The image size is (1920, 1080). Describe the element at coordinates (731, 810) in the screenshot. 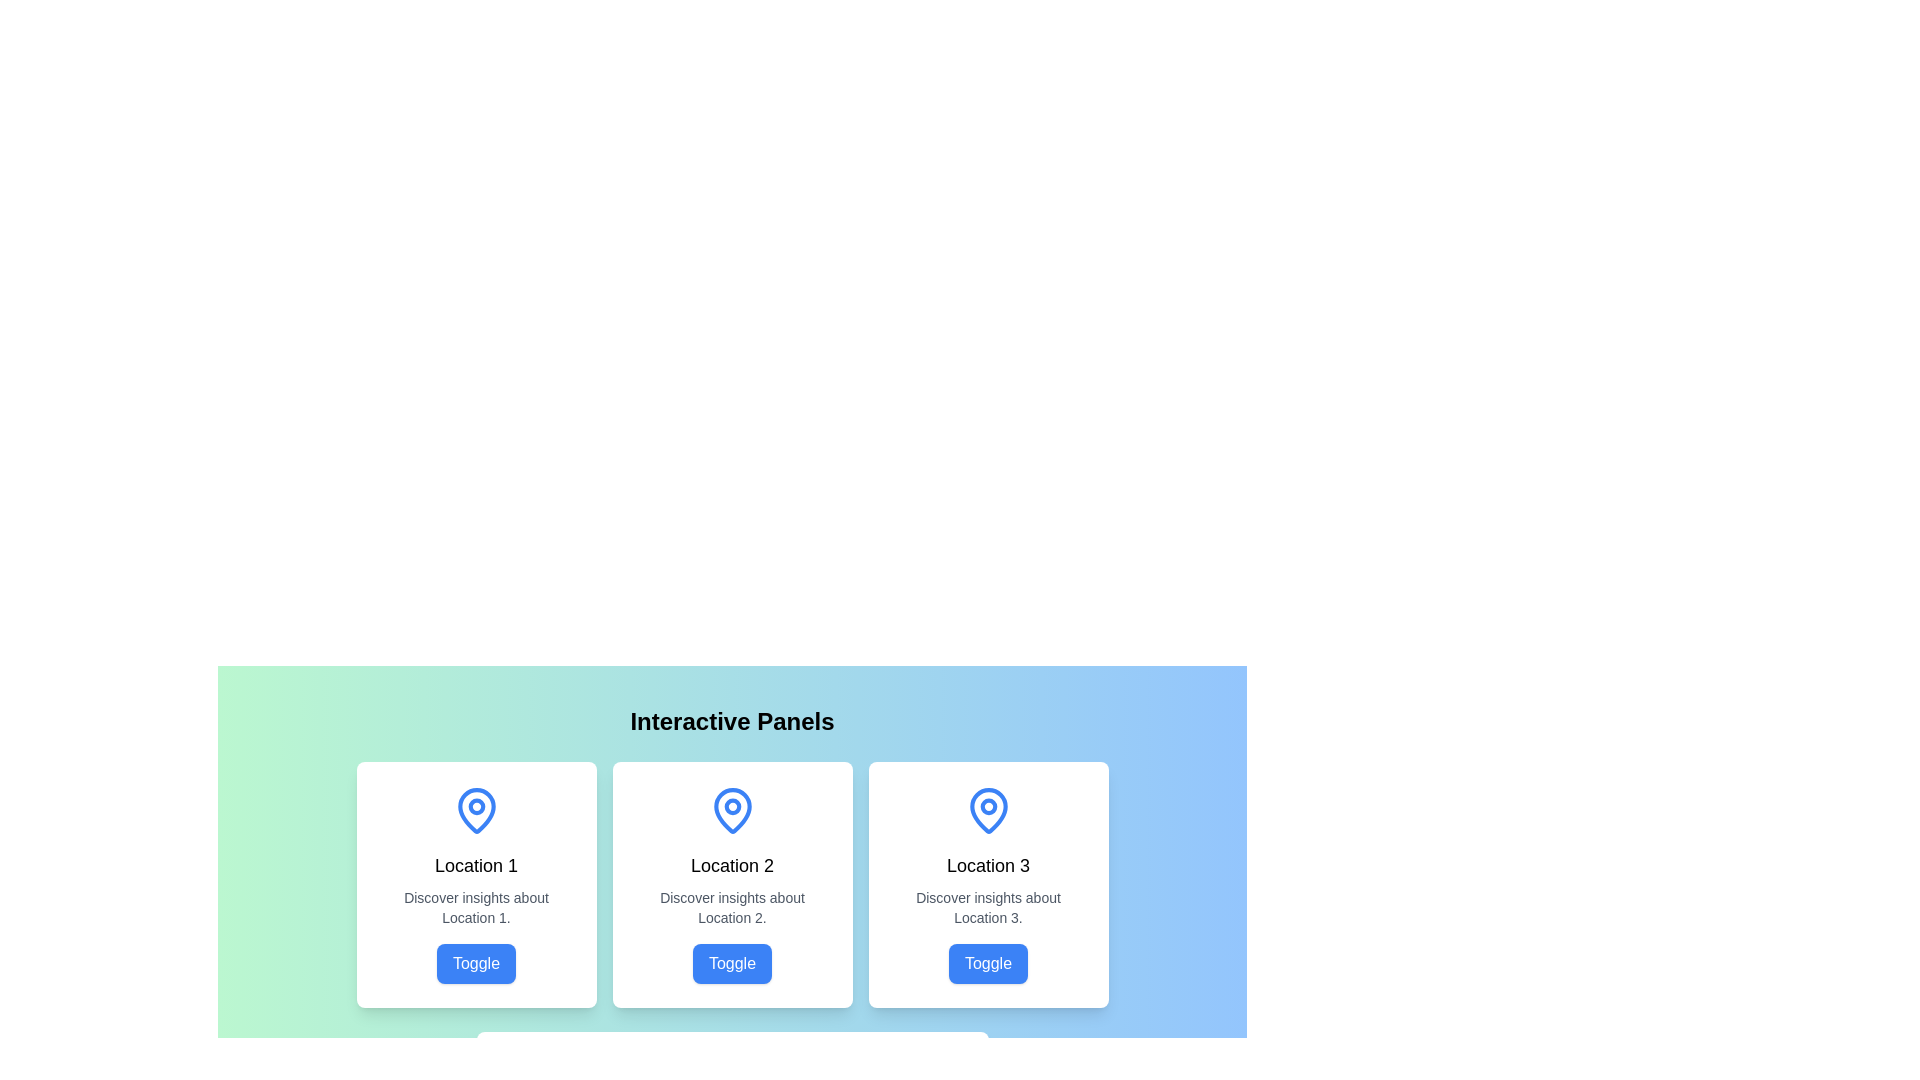

I see `the location icon positioned at the top of the 'Location 2' card, which visually represents the concept of a location` at that location.